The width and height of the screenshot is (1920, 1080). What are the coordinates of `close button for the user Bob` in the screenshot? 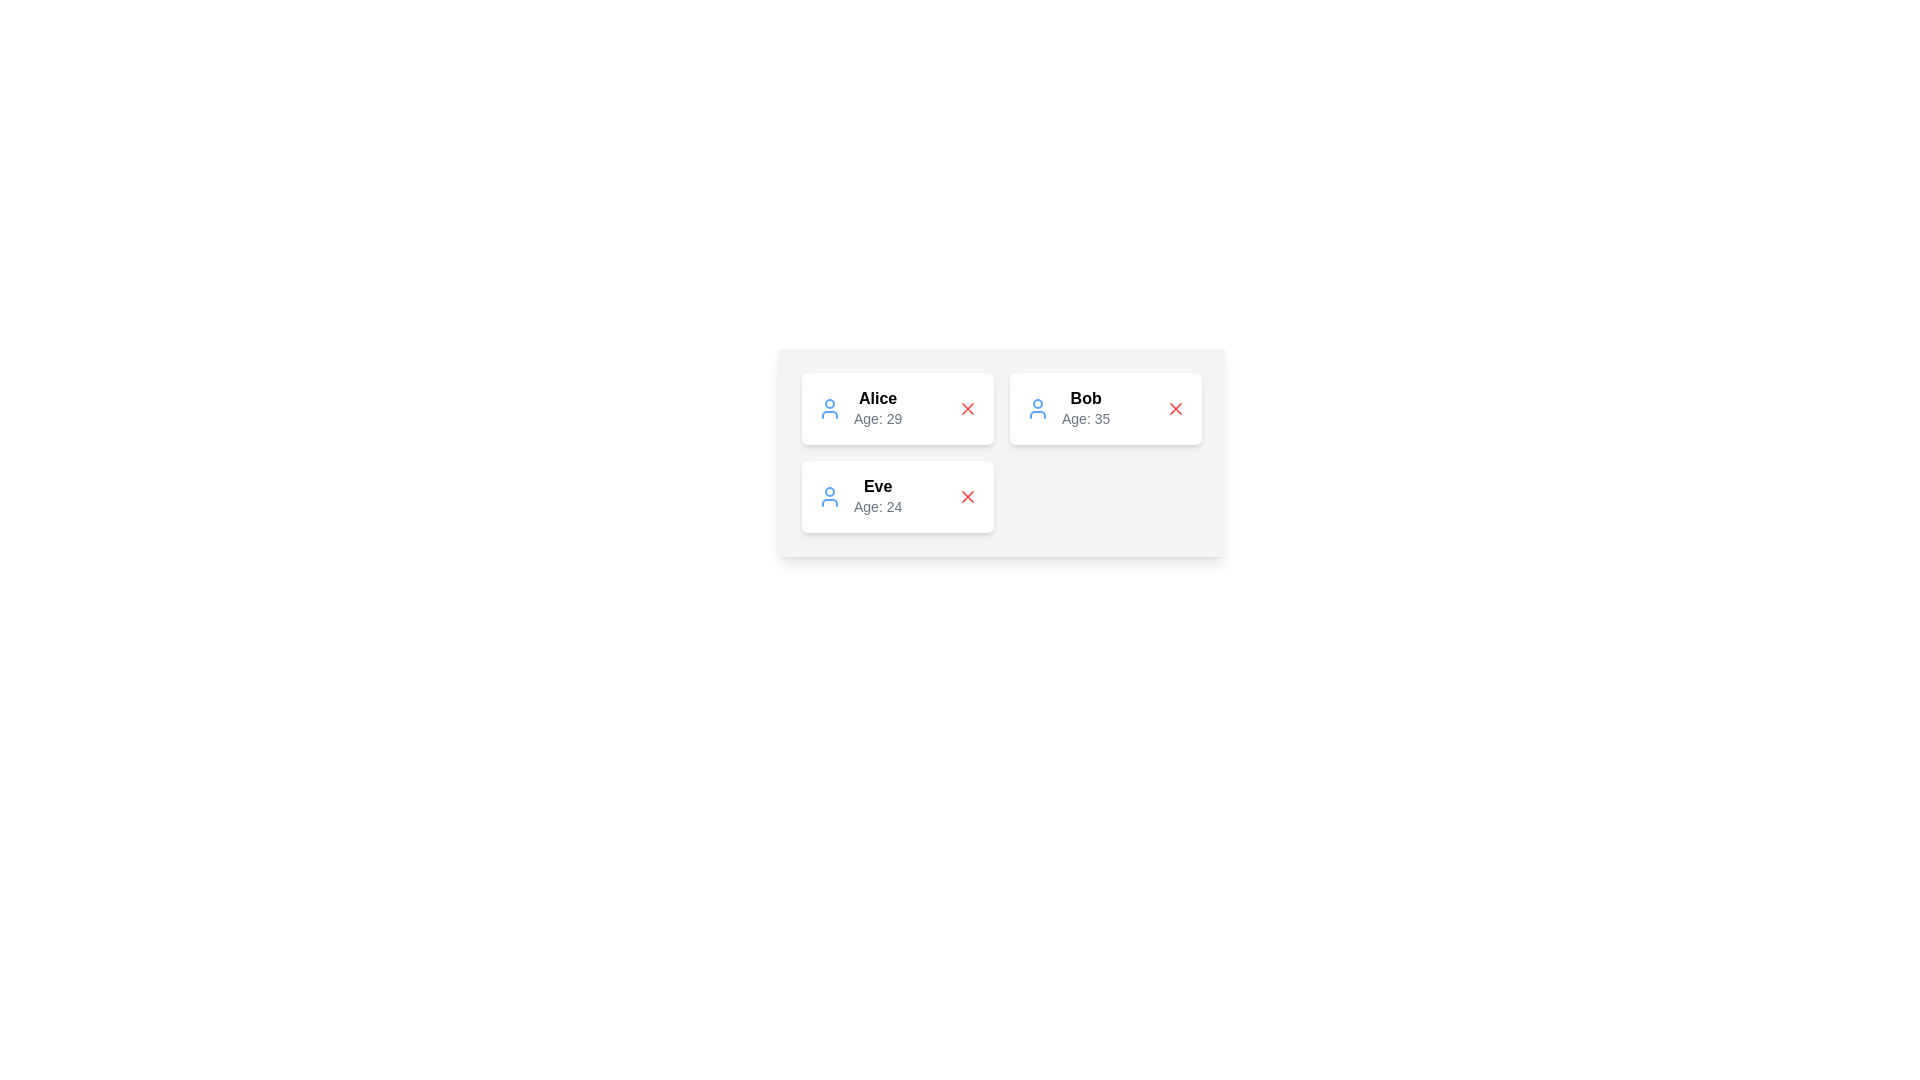 It's located at (1176, 407).